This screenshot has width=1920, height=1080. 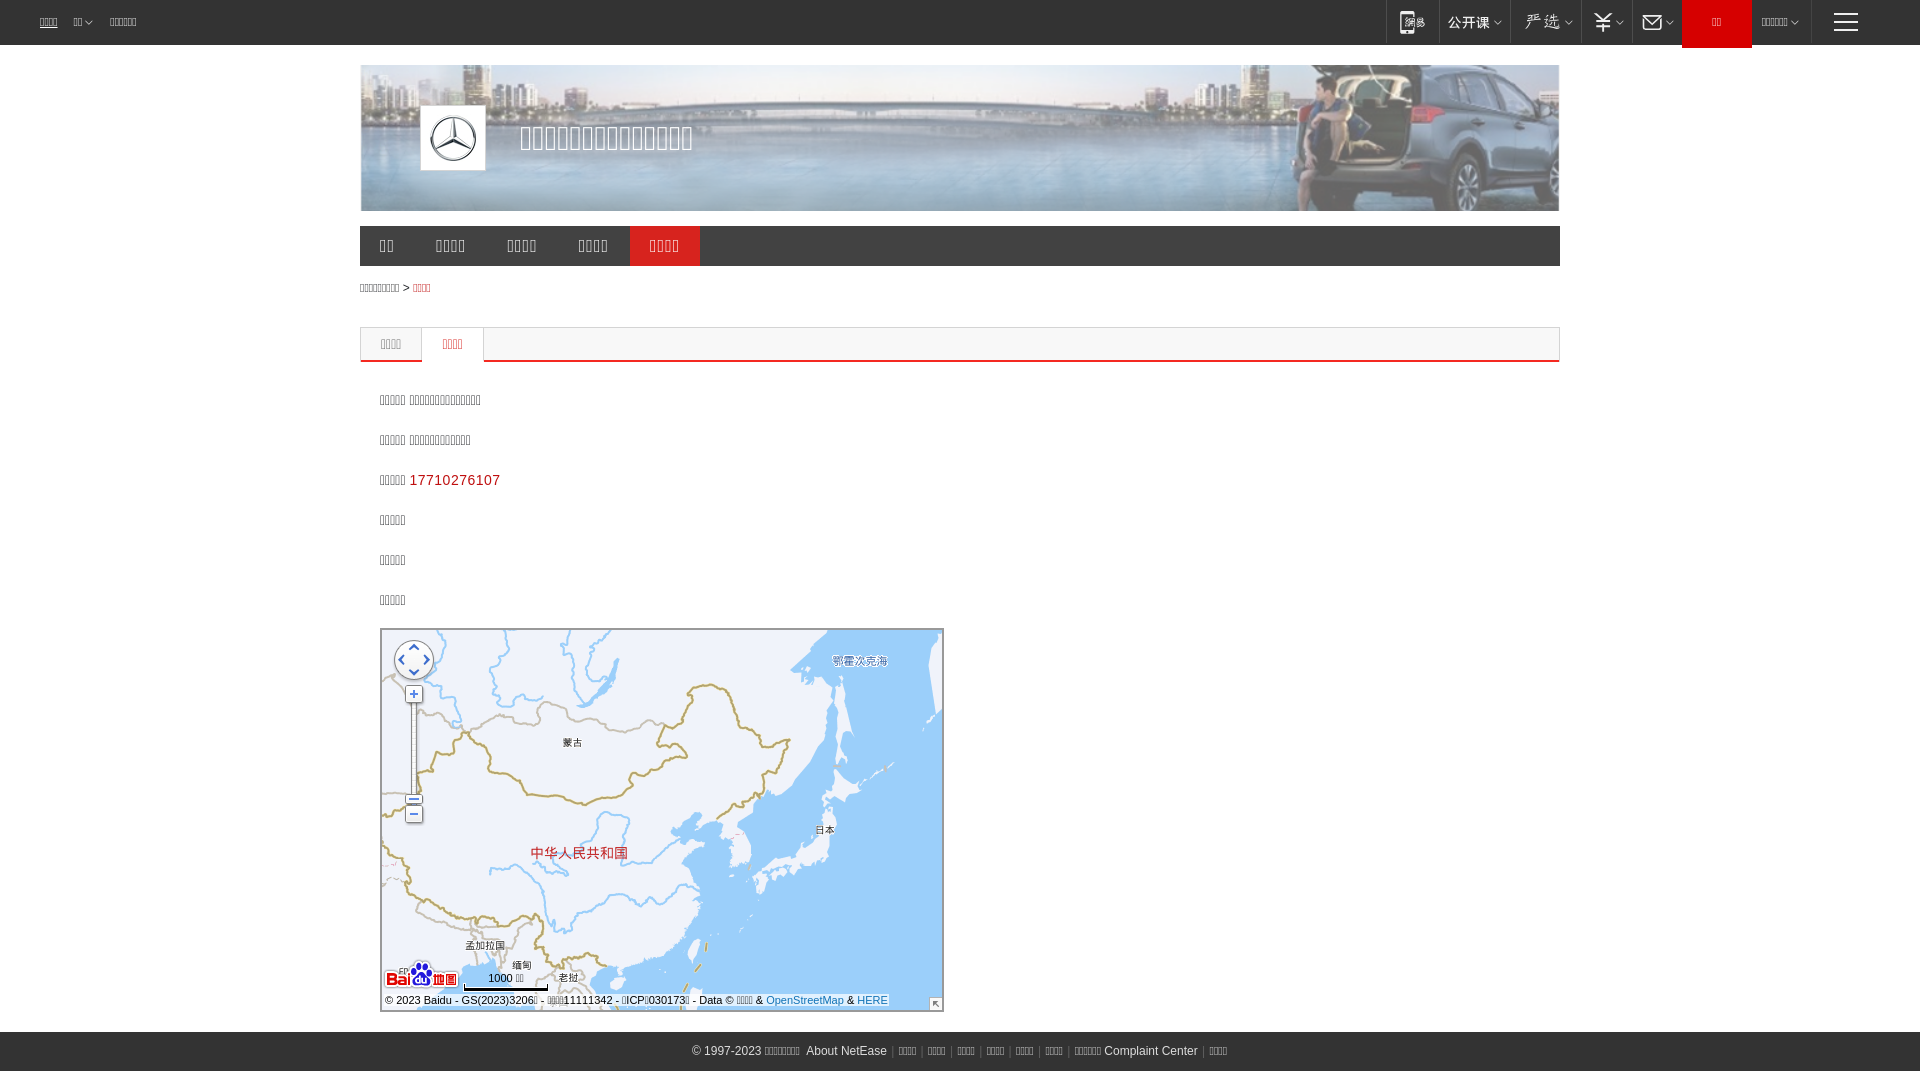 What do you see at coordinates (846, 1049) in the screenshot?
I see `'About NetEase'` at bounding box center [846, 1049].